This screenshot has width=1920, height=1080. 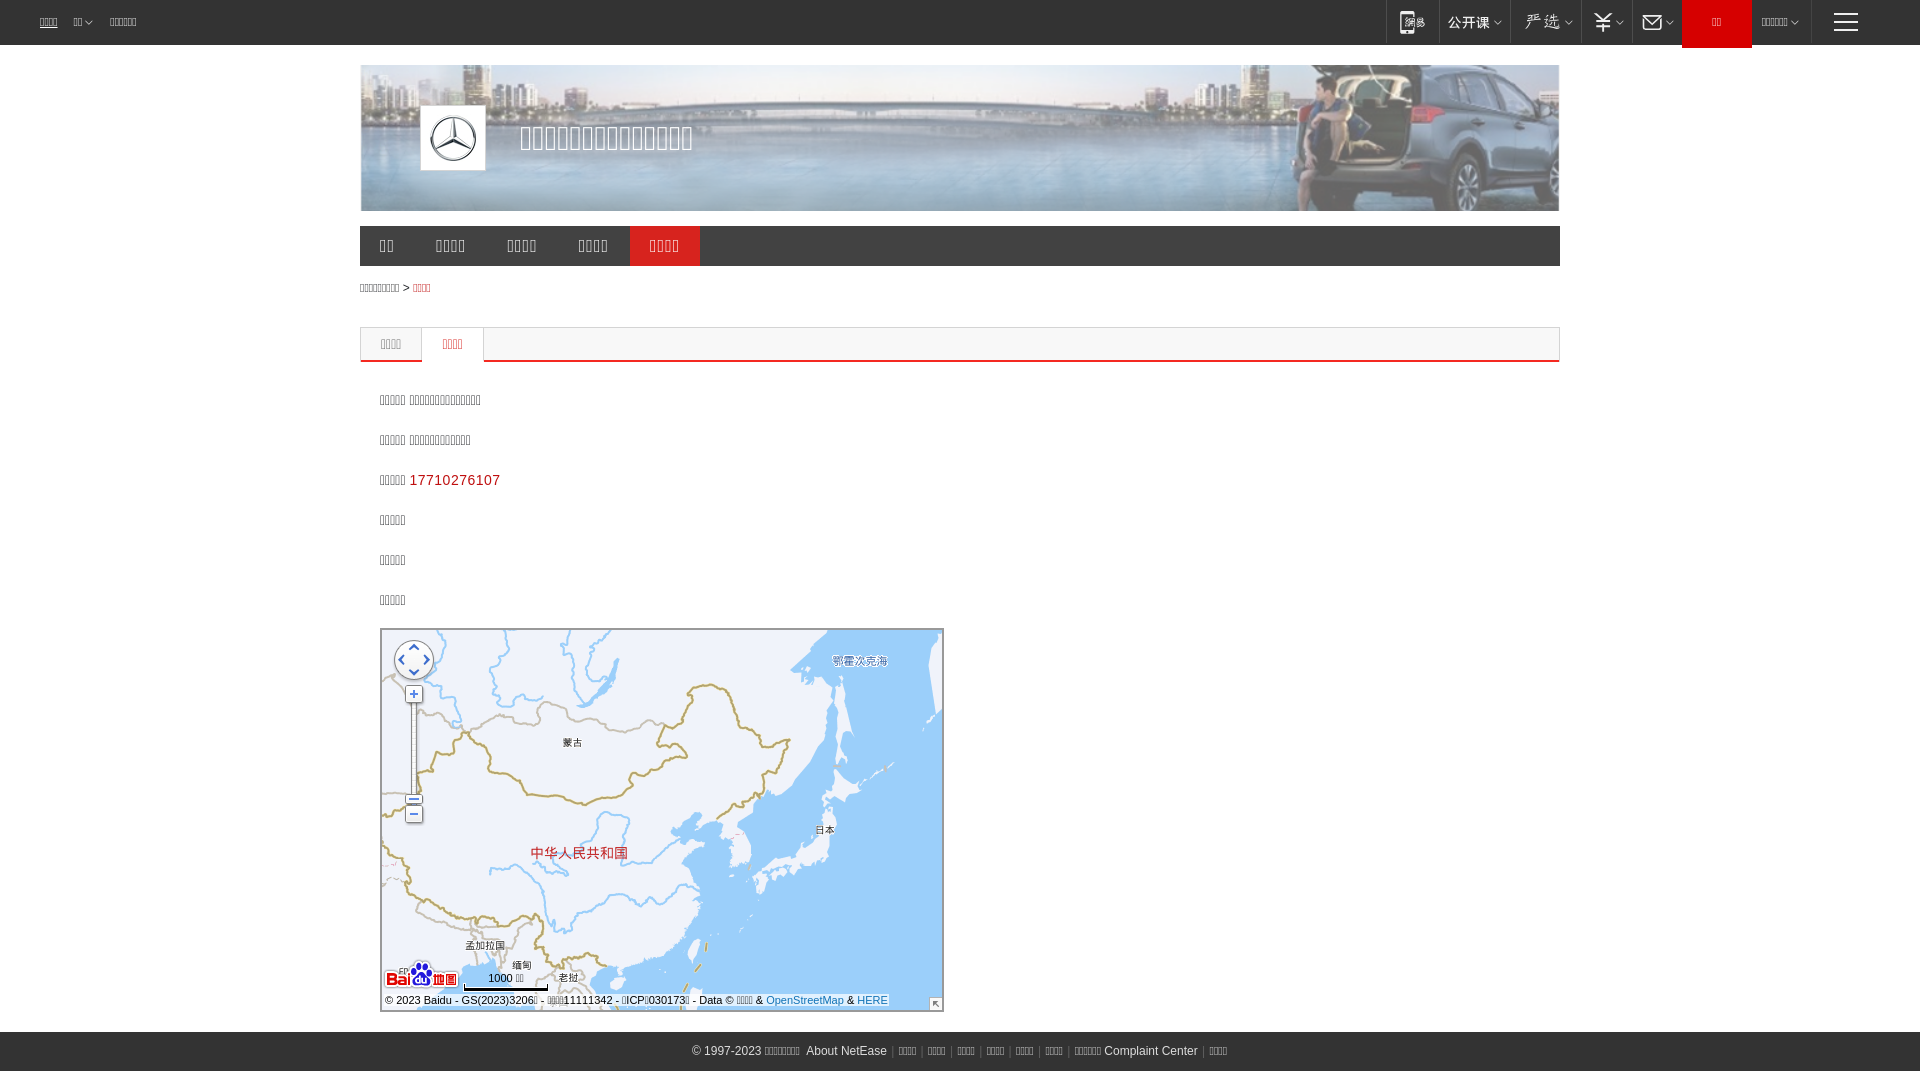 What do you see at coordinates (846, 1049) in the screenshot?
I see `'About NetEase'` at bounding box center [846, 1049].